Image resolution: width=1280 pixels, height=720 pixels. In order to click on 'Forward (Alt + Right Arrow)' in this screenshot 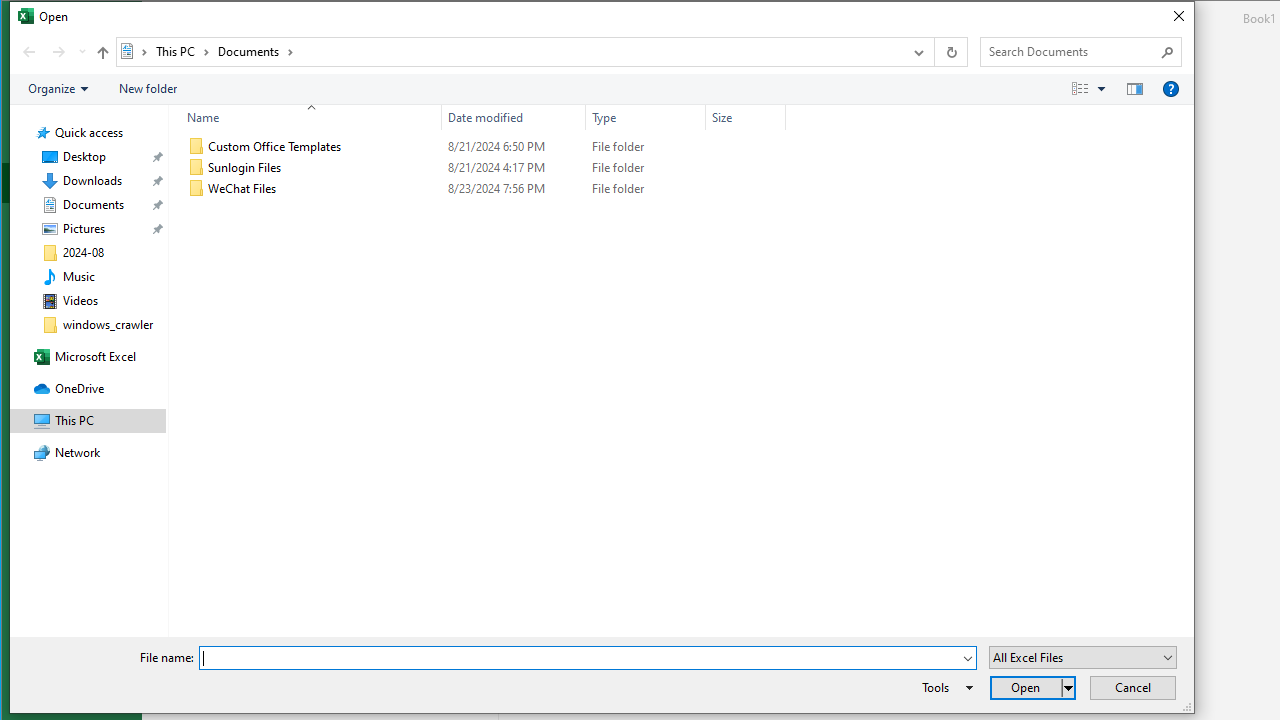, I will do `click(58, 50)`.